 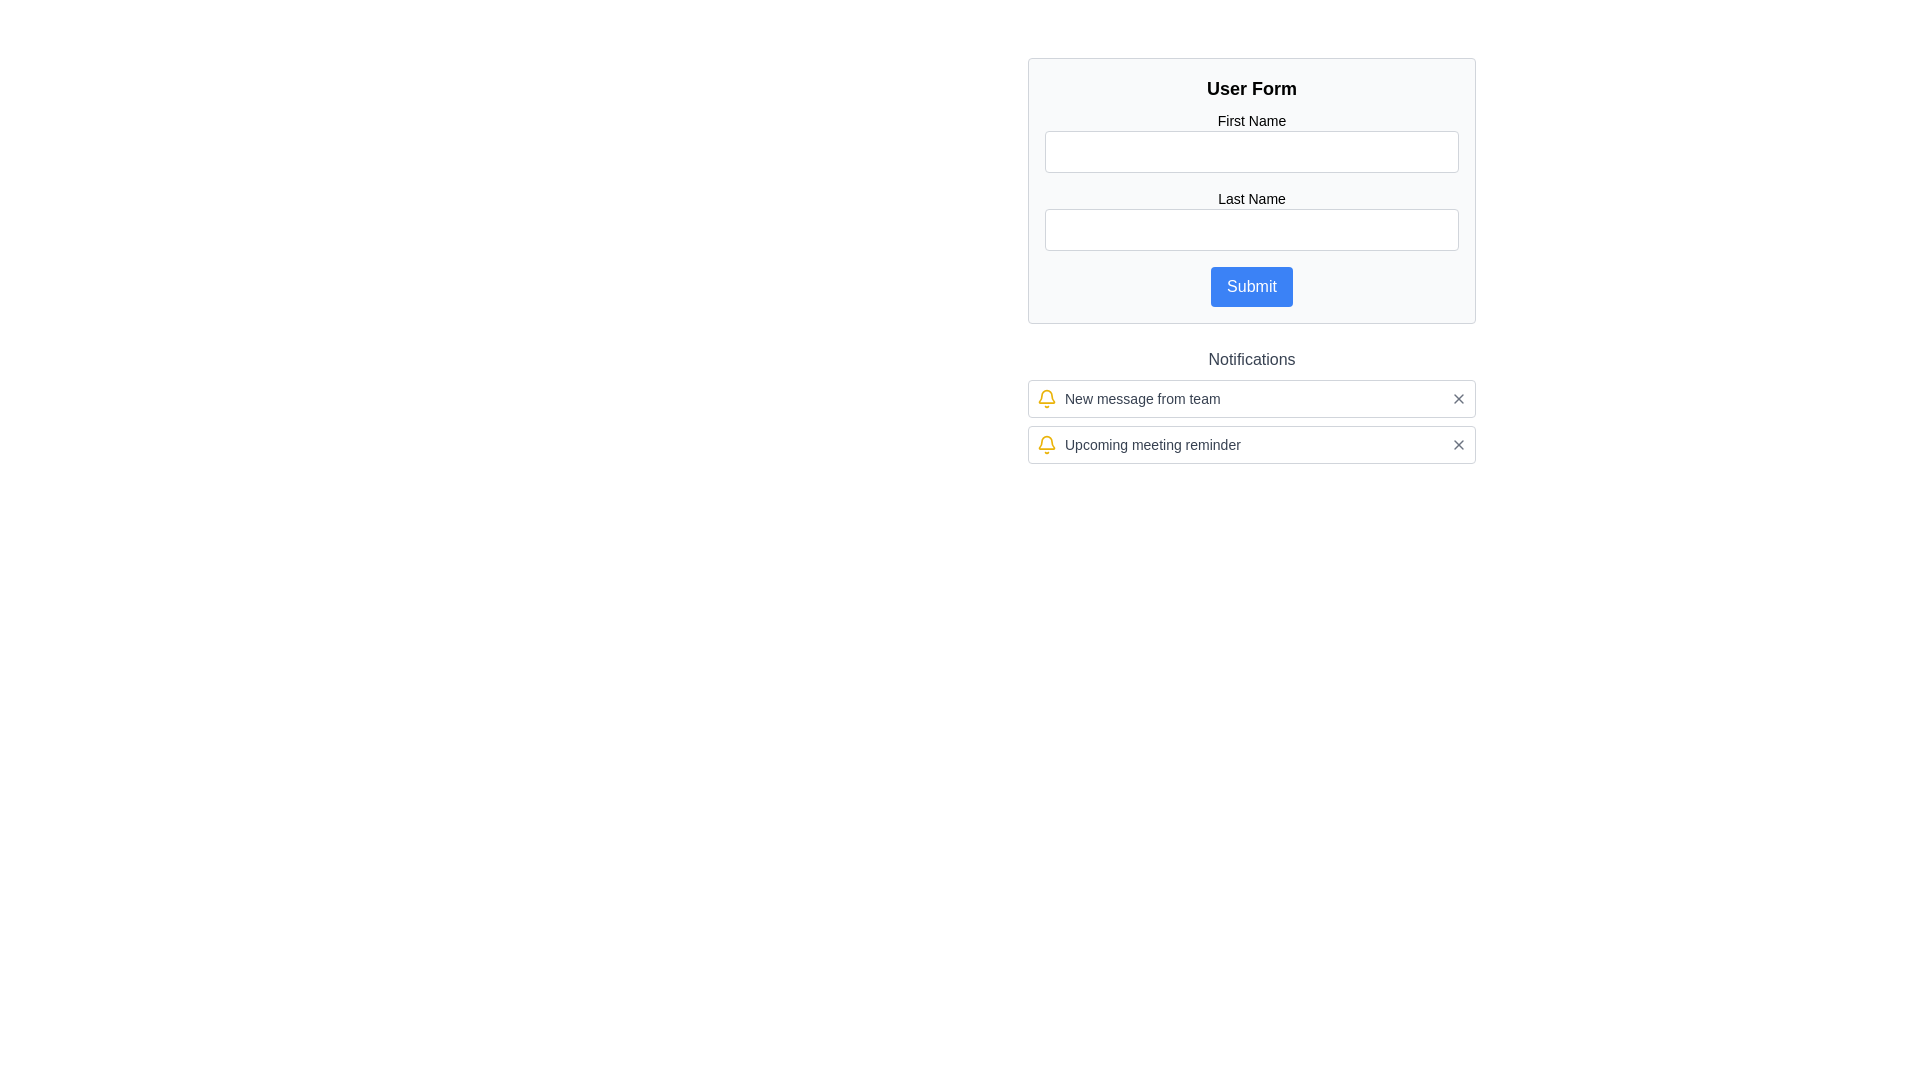 What do you see at coordinates (1459, 443) in the screenshot?
I see `the gray 'X' icon button located next to the 'Upcoming meeting reminder' text to change its color to red` at bounding box center [1459, 443].